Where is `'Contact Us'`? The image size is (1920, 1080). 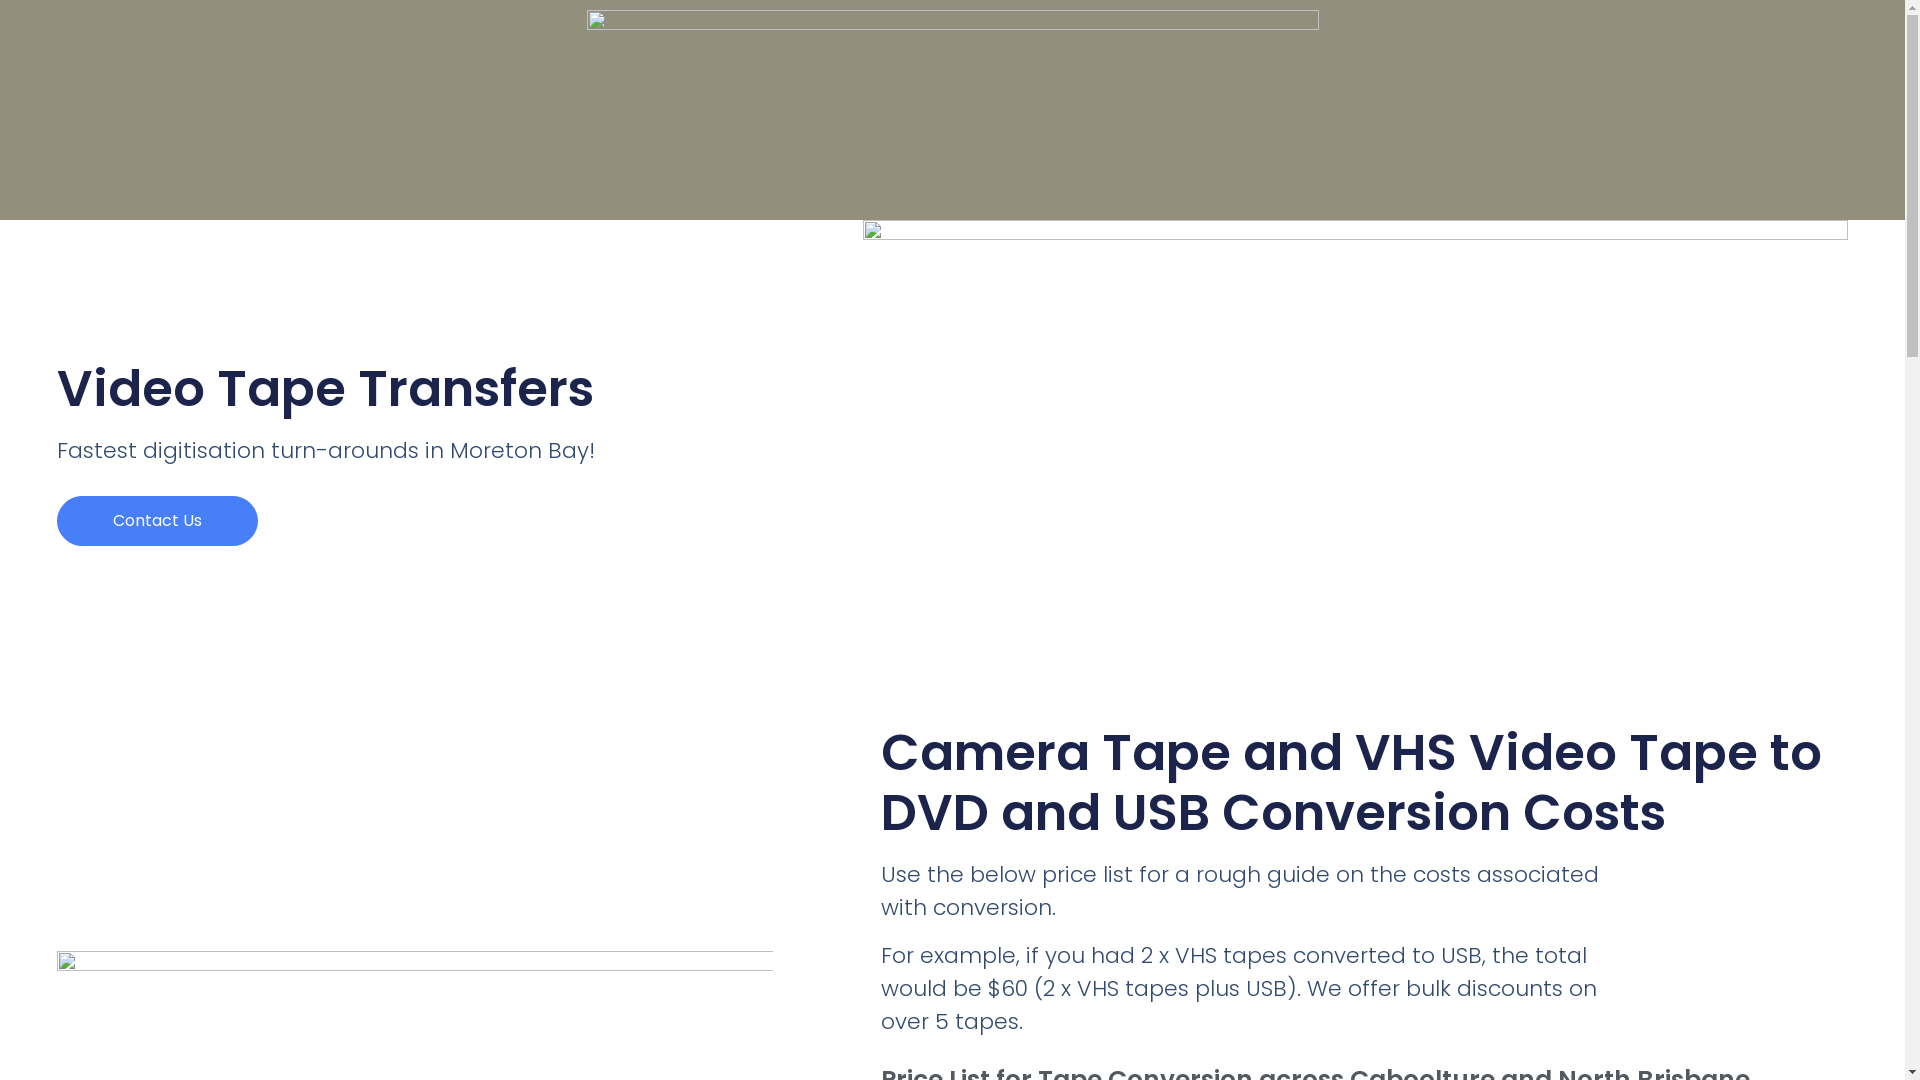
'Contact Us' is located at coordinates (57, 519).